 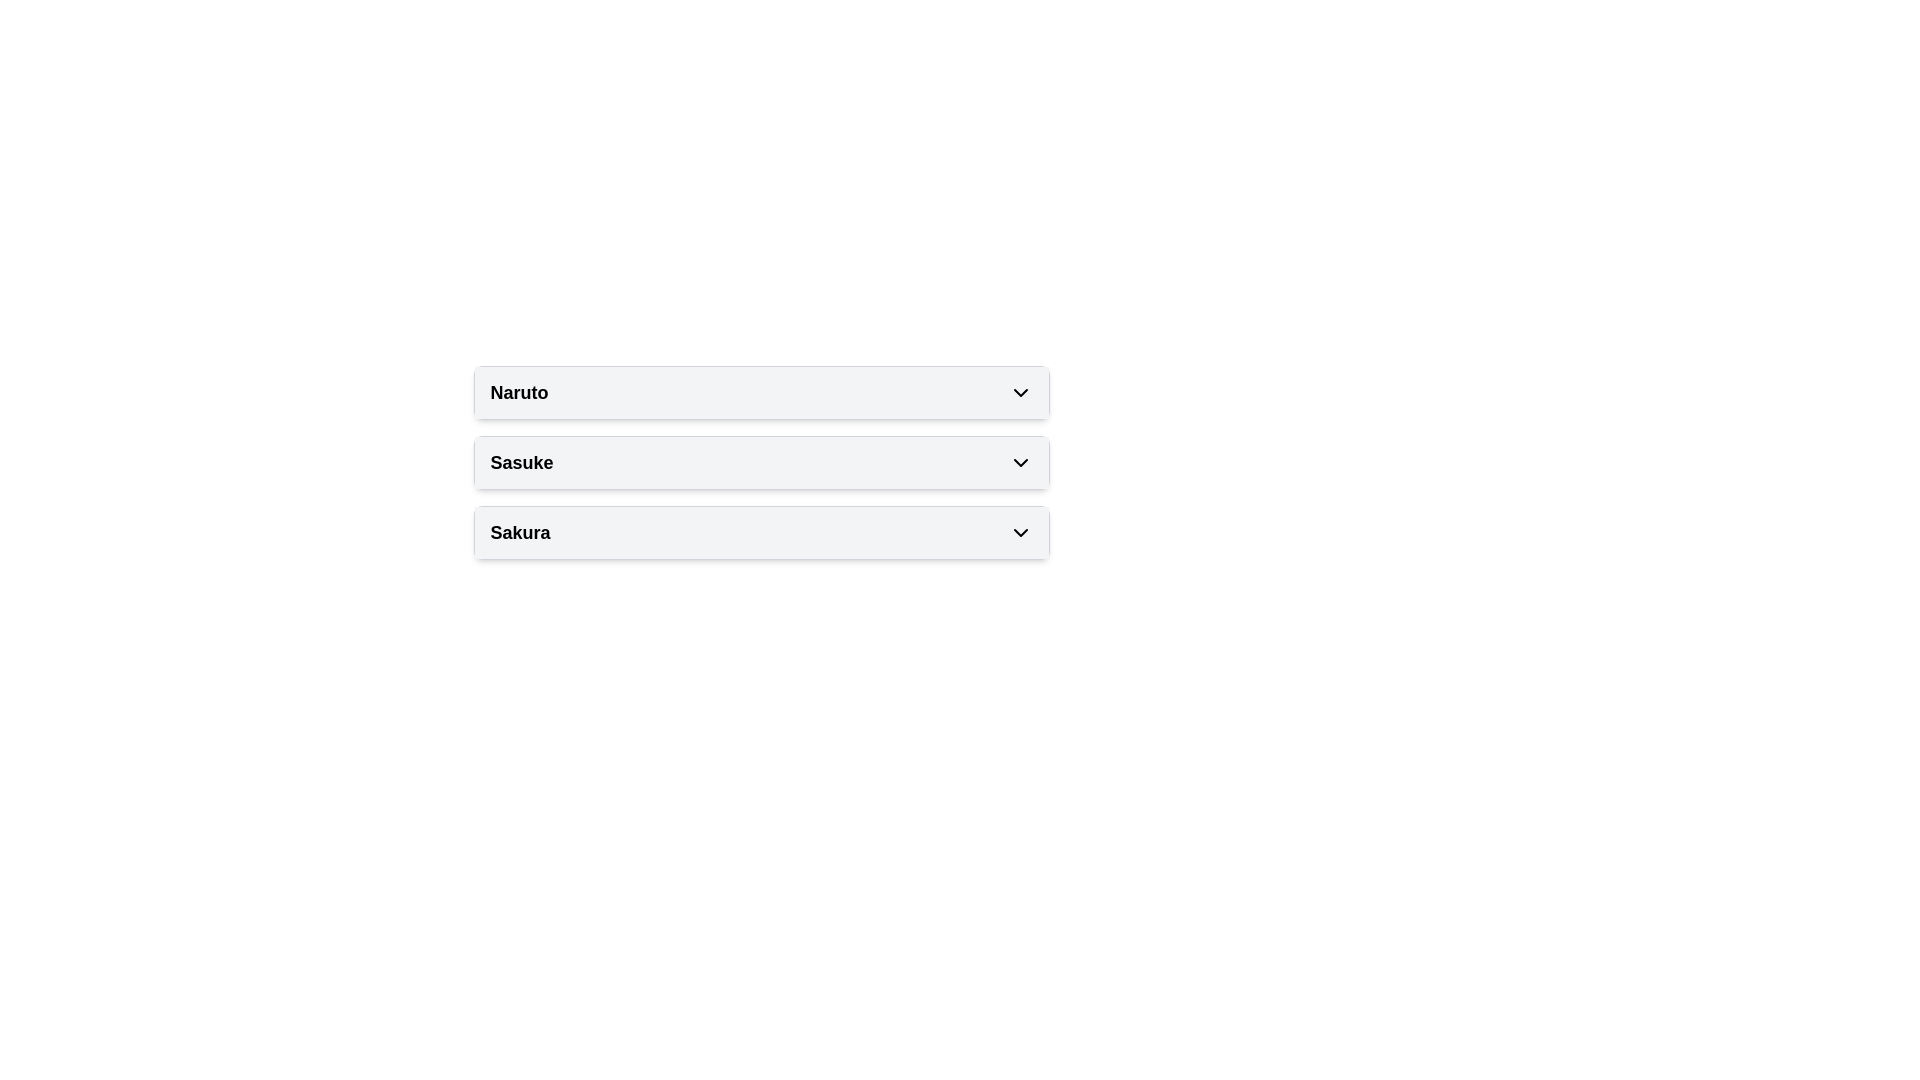 What do you see at coordinates (1020, 393) in the screenshot?
I see `the chevron-shaped arrow pointing downward in the dropdown menu header labeled 'Naruto'` at bounding box center [1020, 393].